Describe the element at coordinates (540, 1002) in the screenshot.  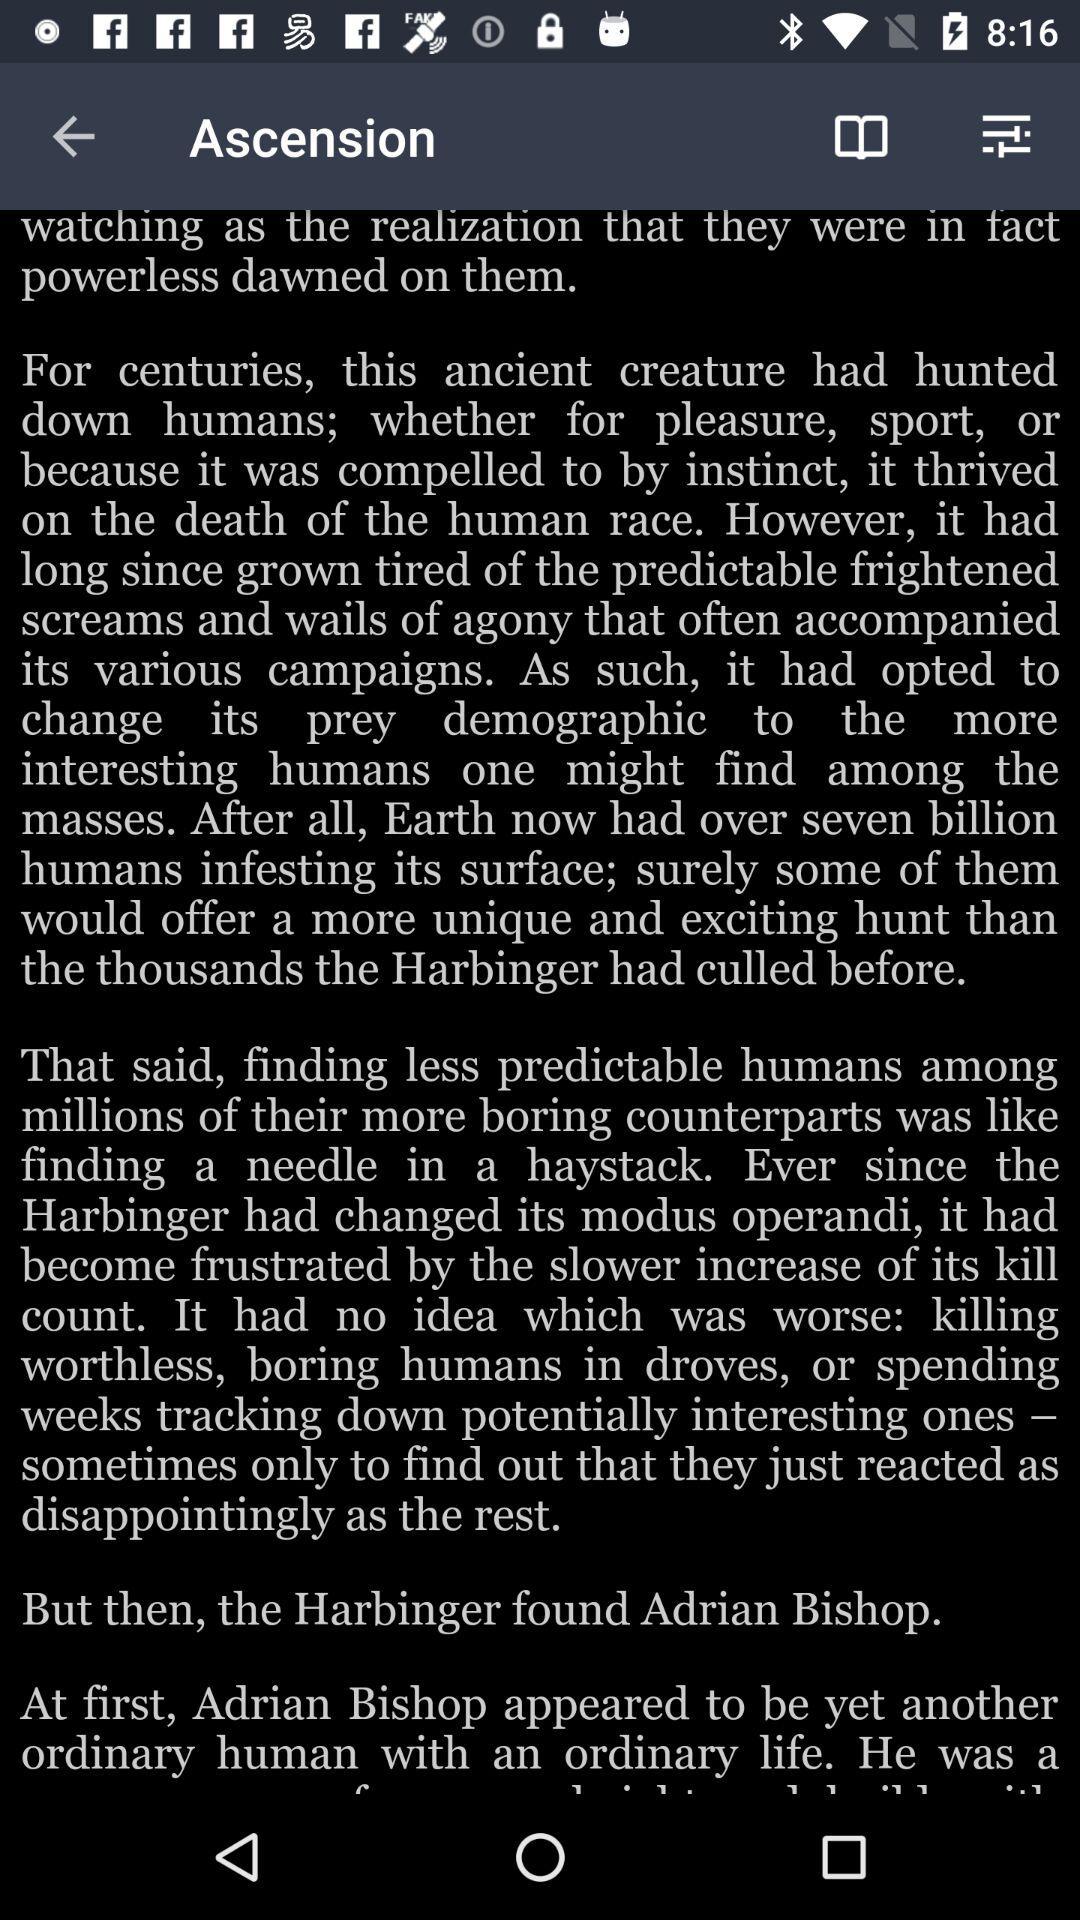
I see `colour pinter` at that location.